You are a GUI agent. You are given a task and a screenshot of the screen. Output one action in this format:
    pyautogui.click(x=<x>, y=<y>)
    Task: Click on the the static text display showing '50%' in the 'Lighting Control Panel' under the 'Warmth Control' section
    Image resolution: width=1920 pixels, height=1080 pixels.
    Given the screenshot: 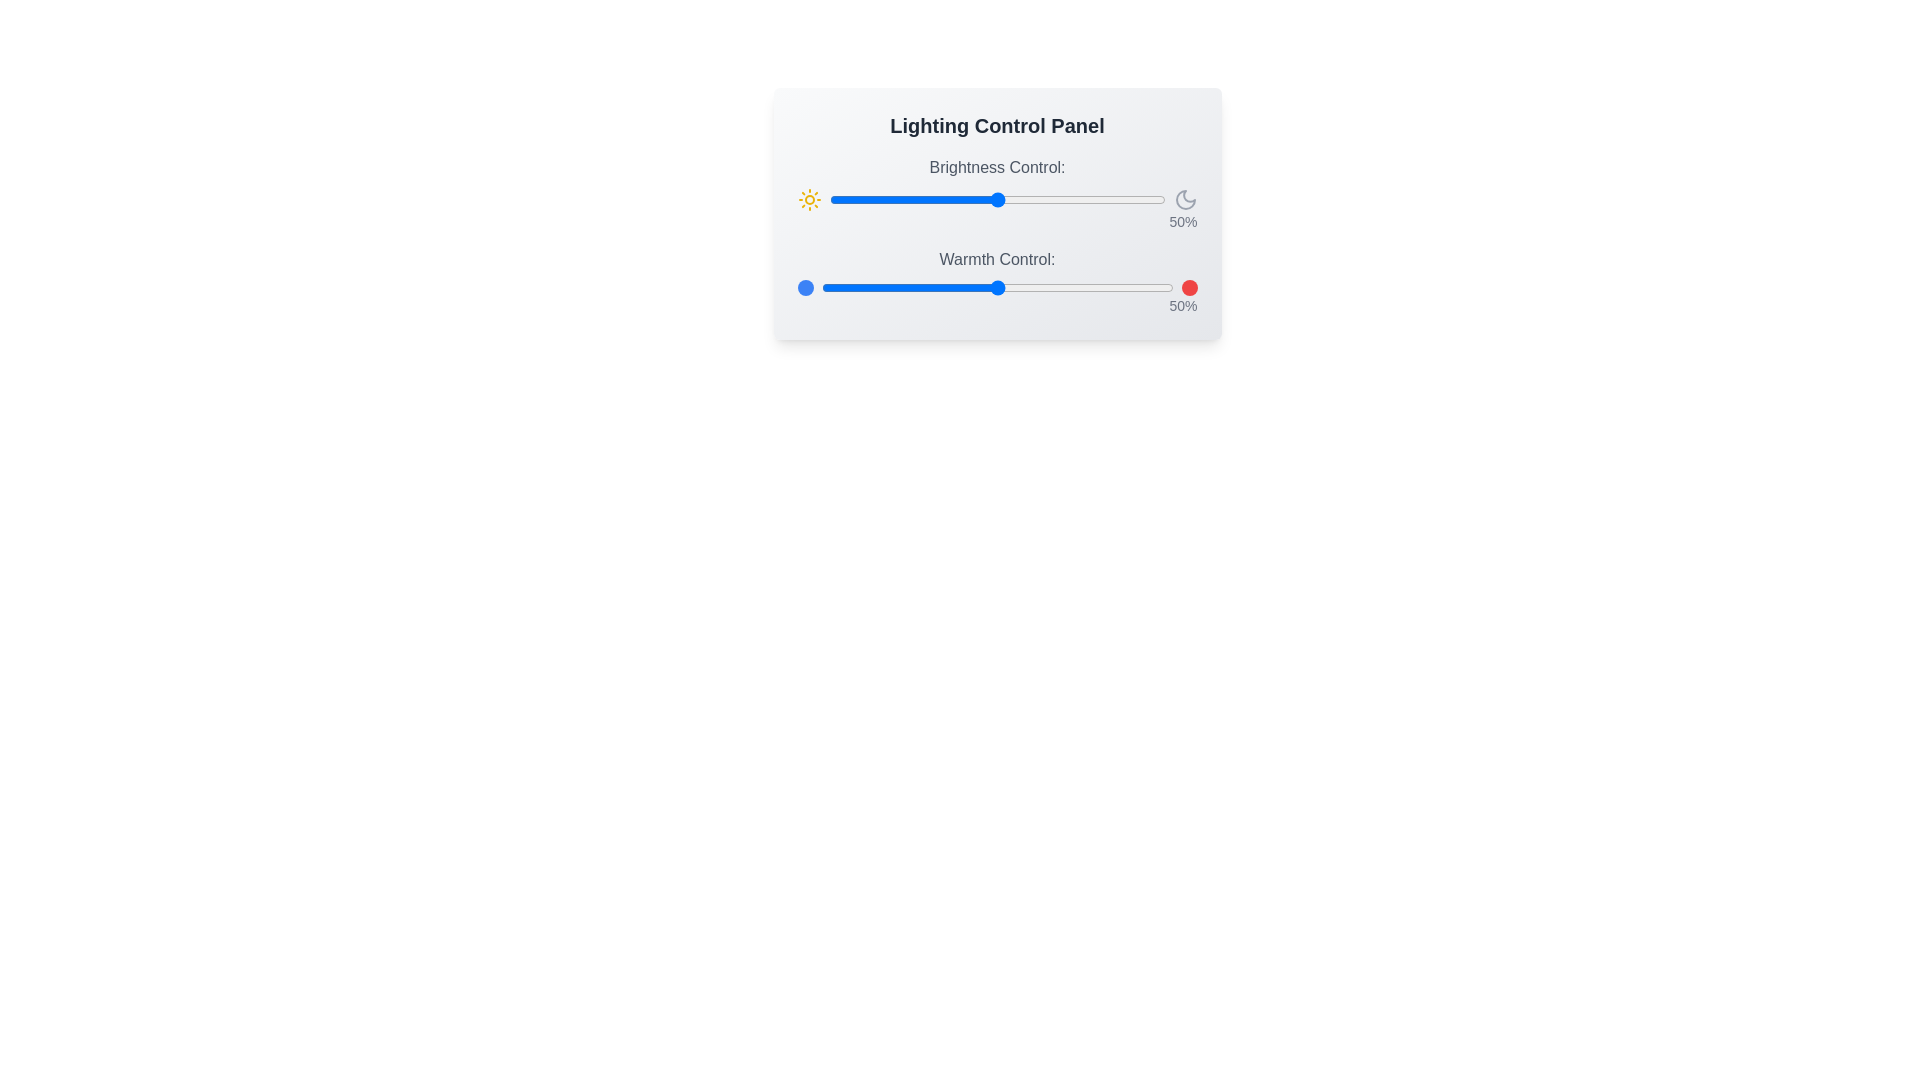 What is the action you would take?
    pyautogui.click(x=997, y=305)
    